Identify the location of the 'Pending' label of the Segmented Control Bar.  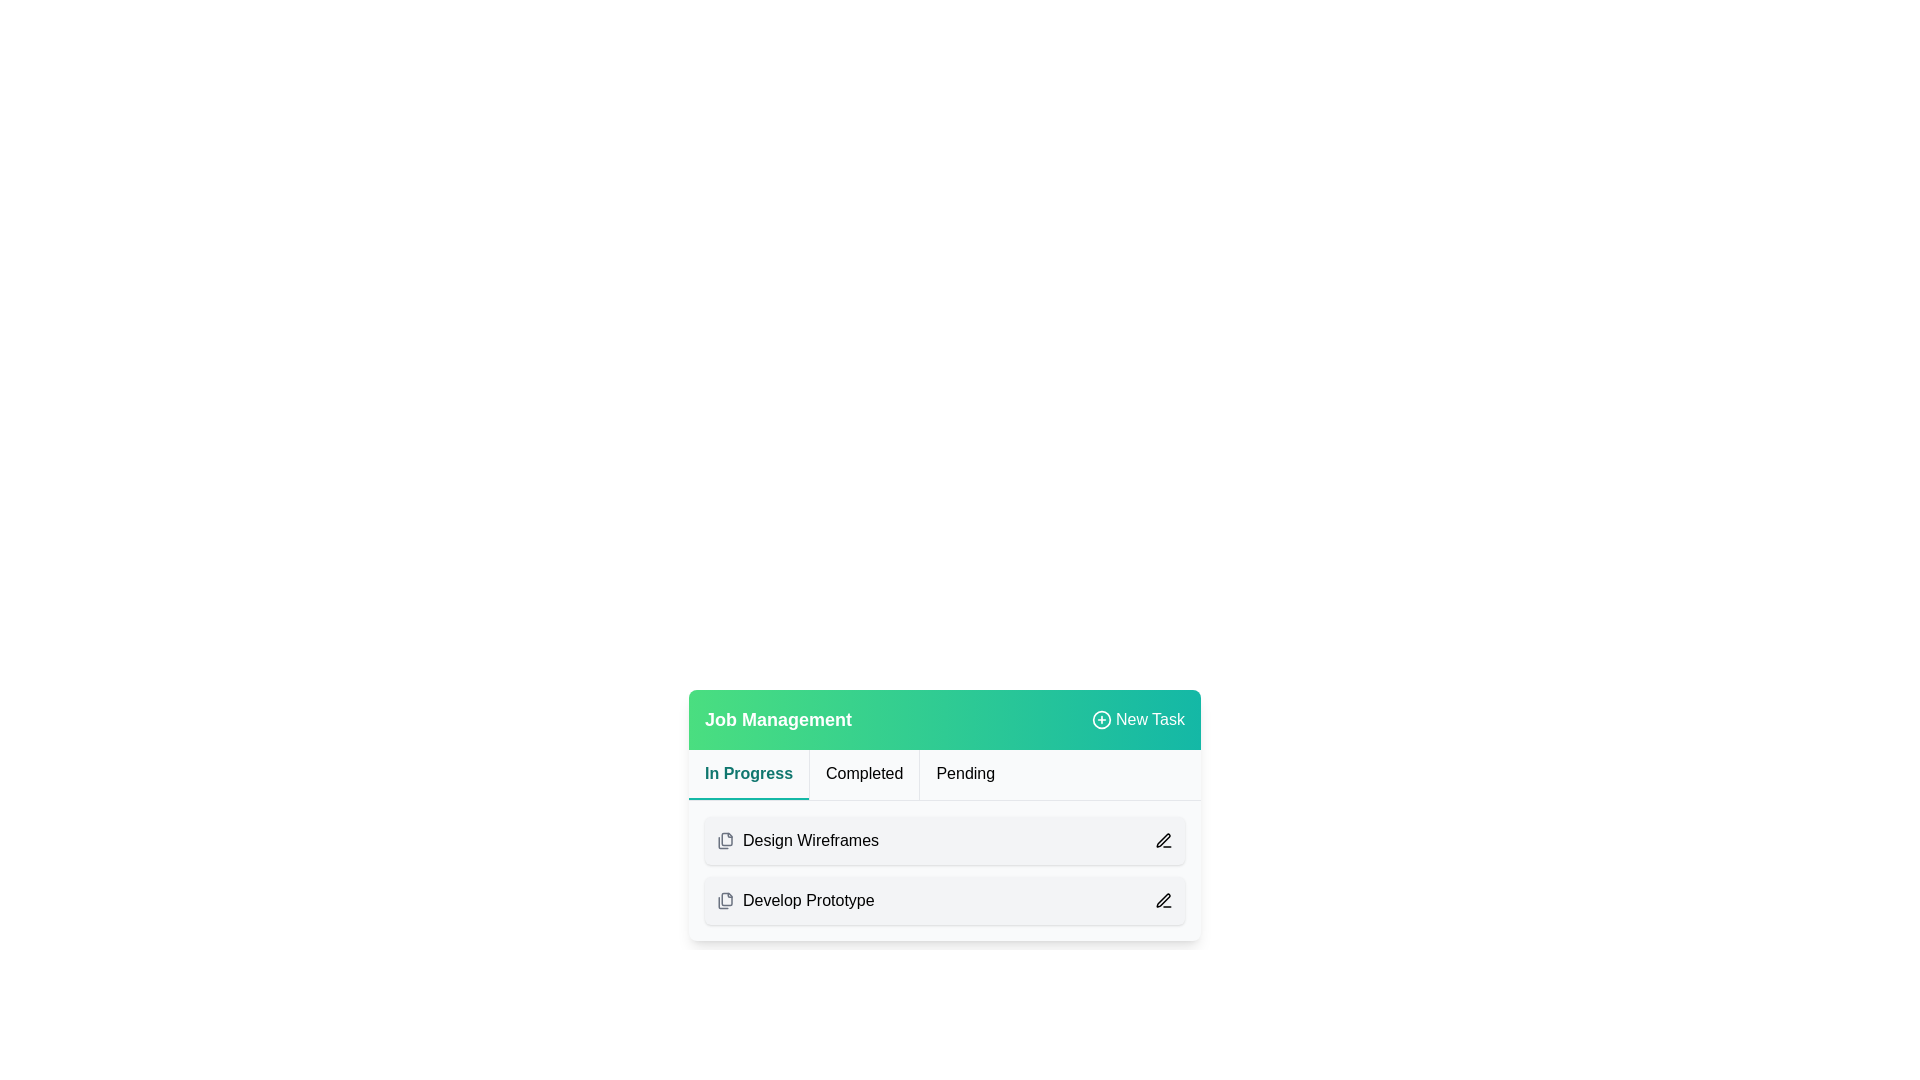
(944, 774).